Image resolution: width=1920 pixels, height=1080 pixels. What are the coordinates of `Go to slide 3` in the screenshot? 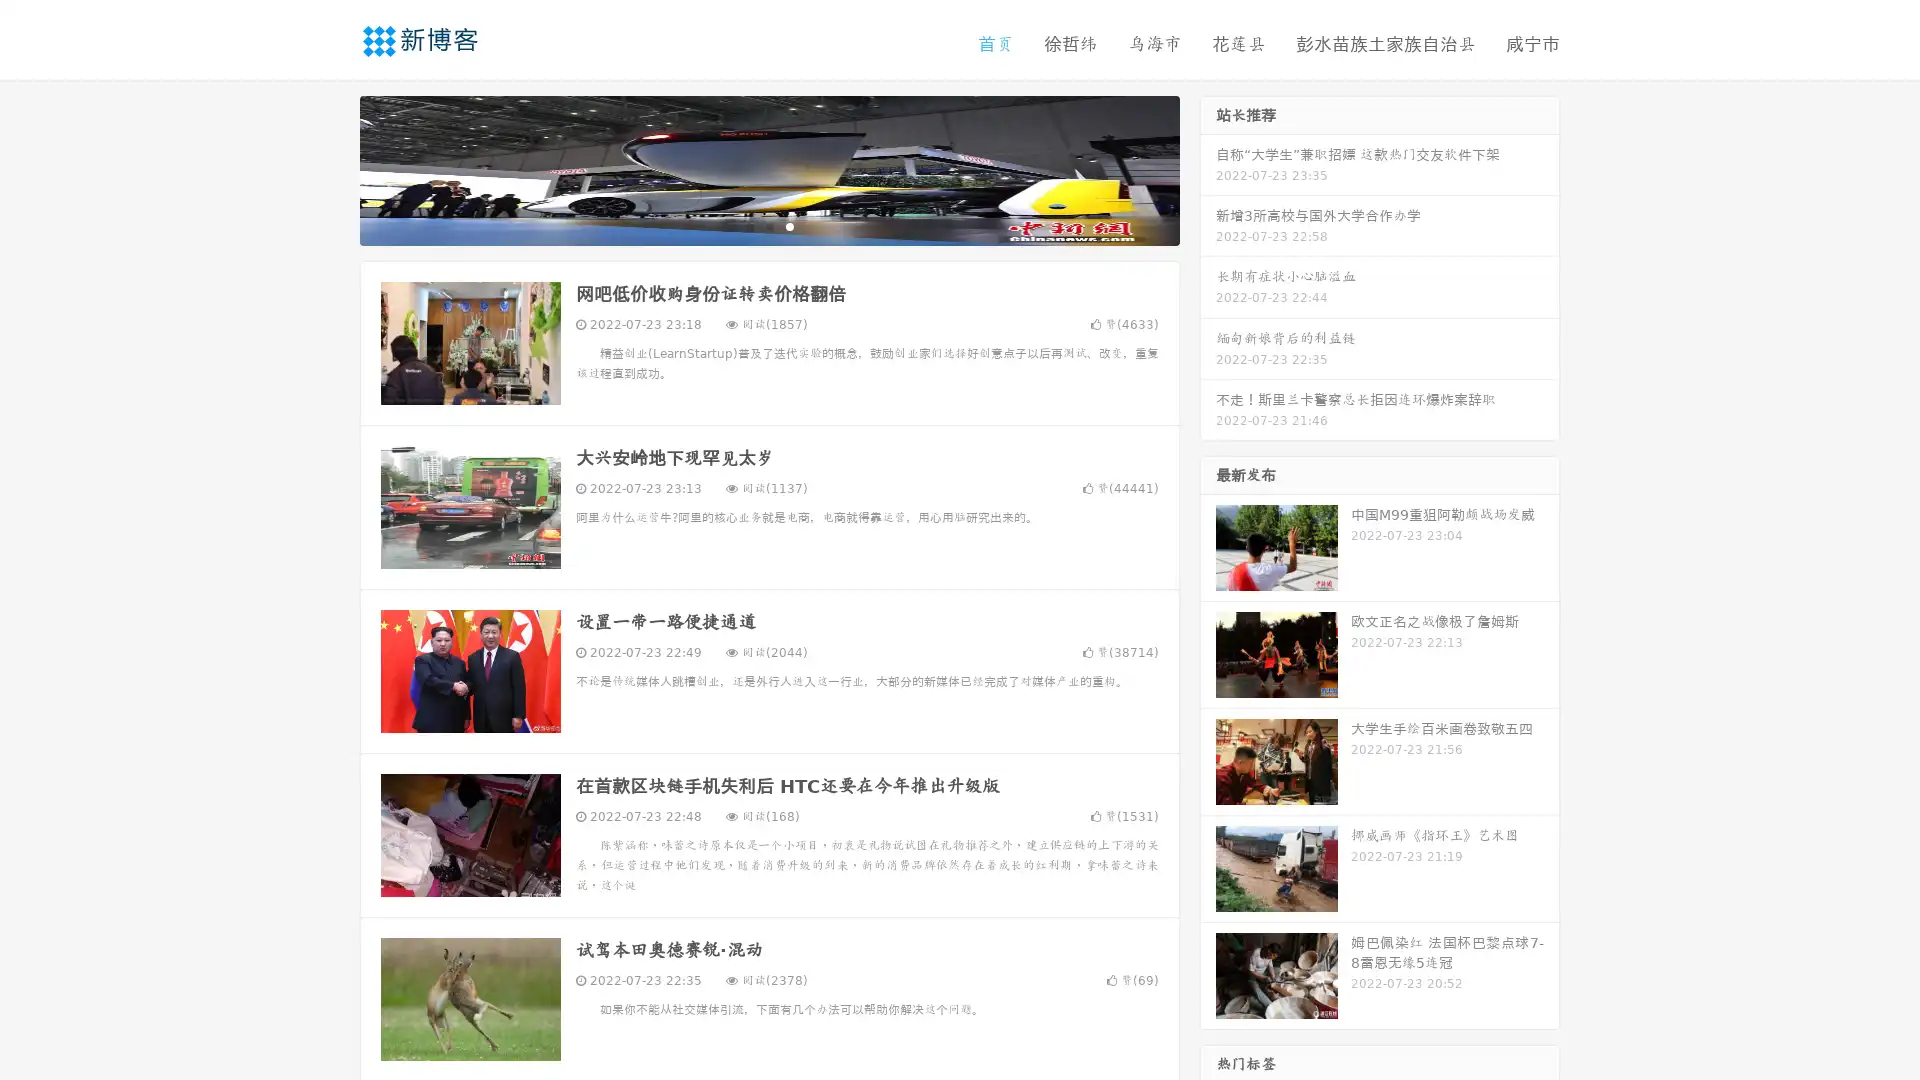 It's located at (789, 225).